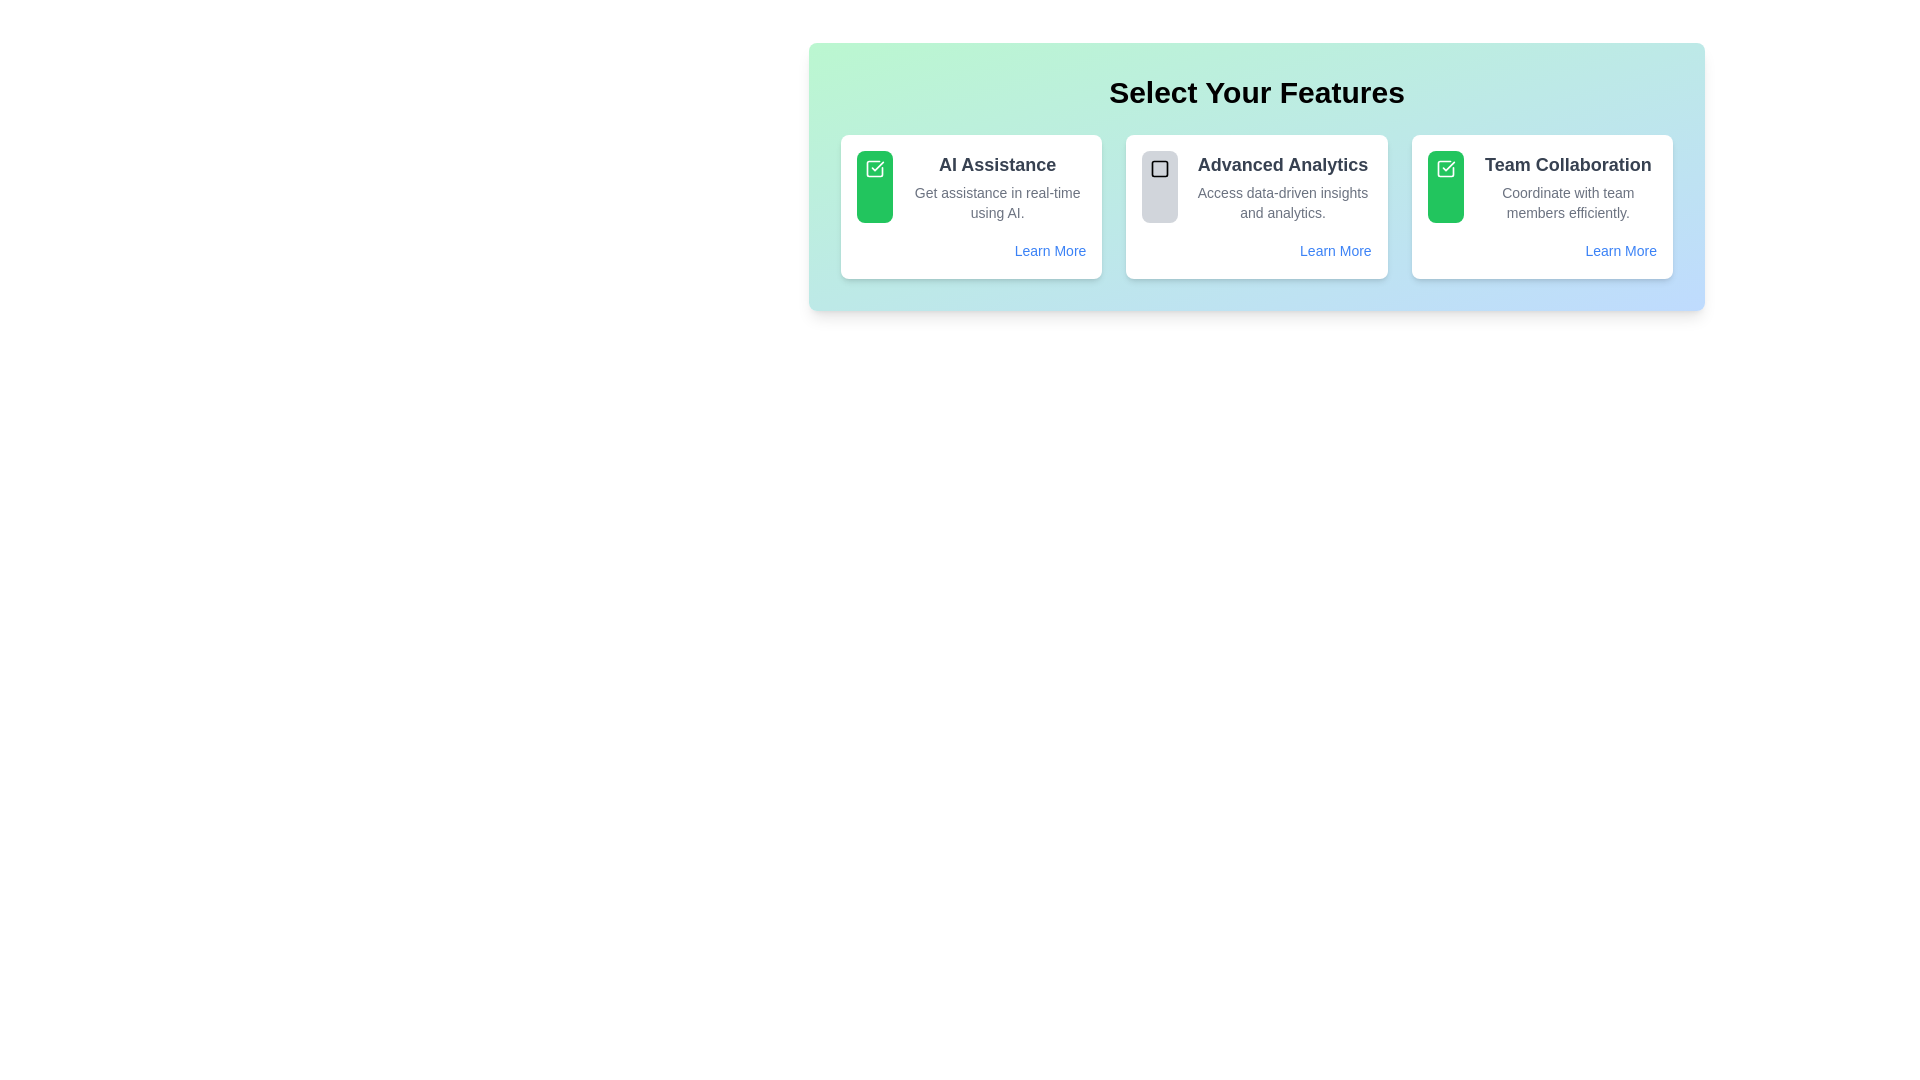  What do you see at coordinates (1541, 207) in the screenshot?
I see `title 'Team Collaboration' and subtitle 'Coordinate with team members efficiently.' from the third card in the grid layout, which is a white card with a green checkmark icon` at bounding box center [1541, 207].